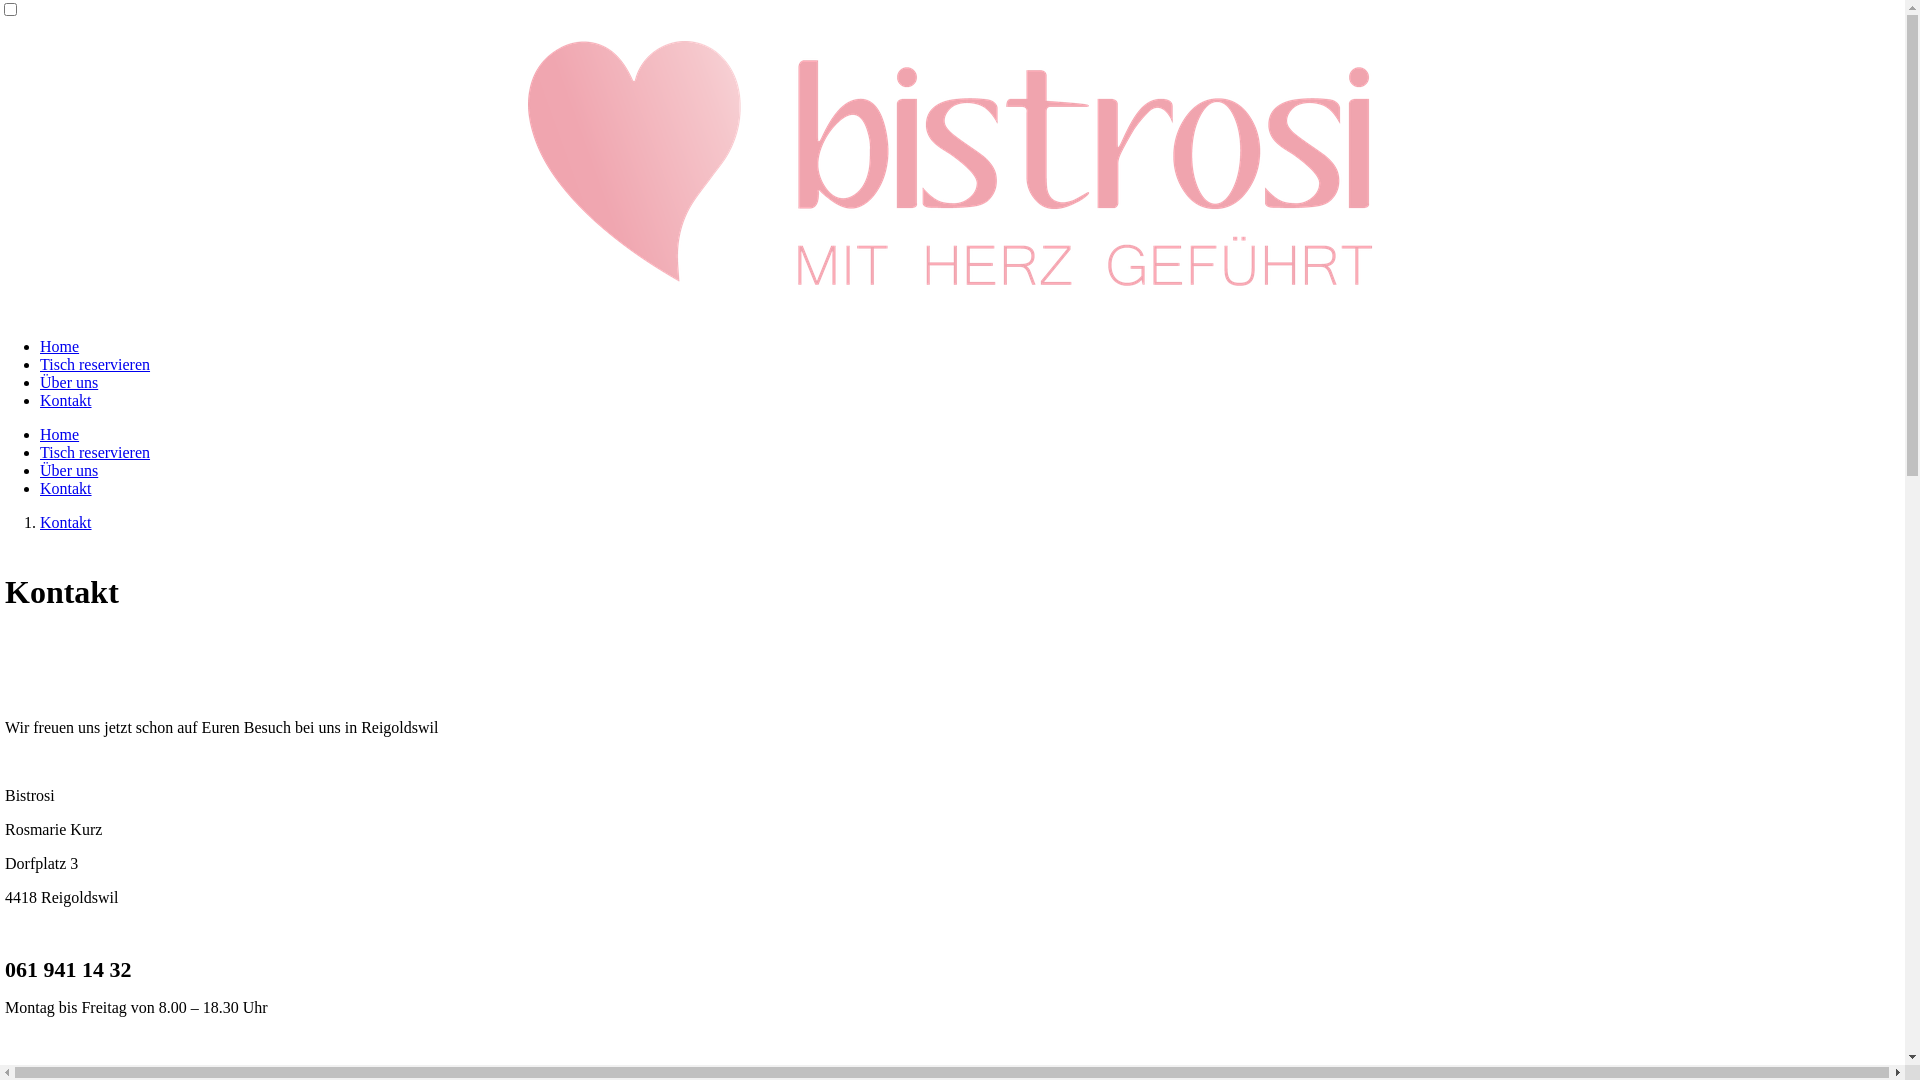 The height and width of the screenshot is (1080, 1920). What do you see at coordinates (39, 488) in the screenshot?
I see `'Kontakt'` at bounding box center [39, 488].